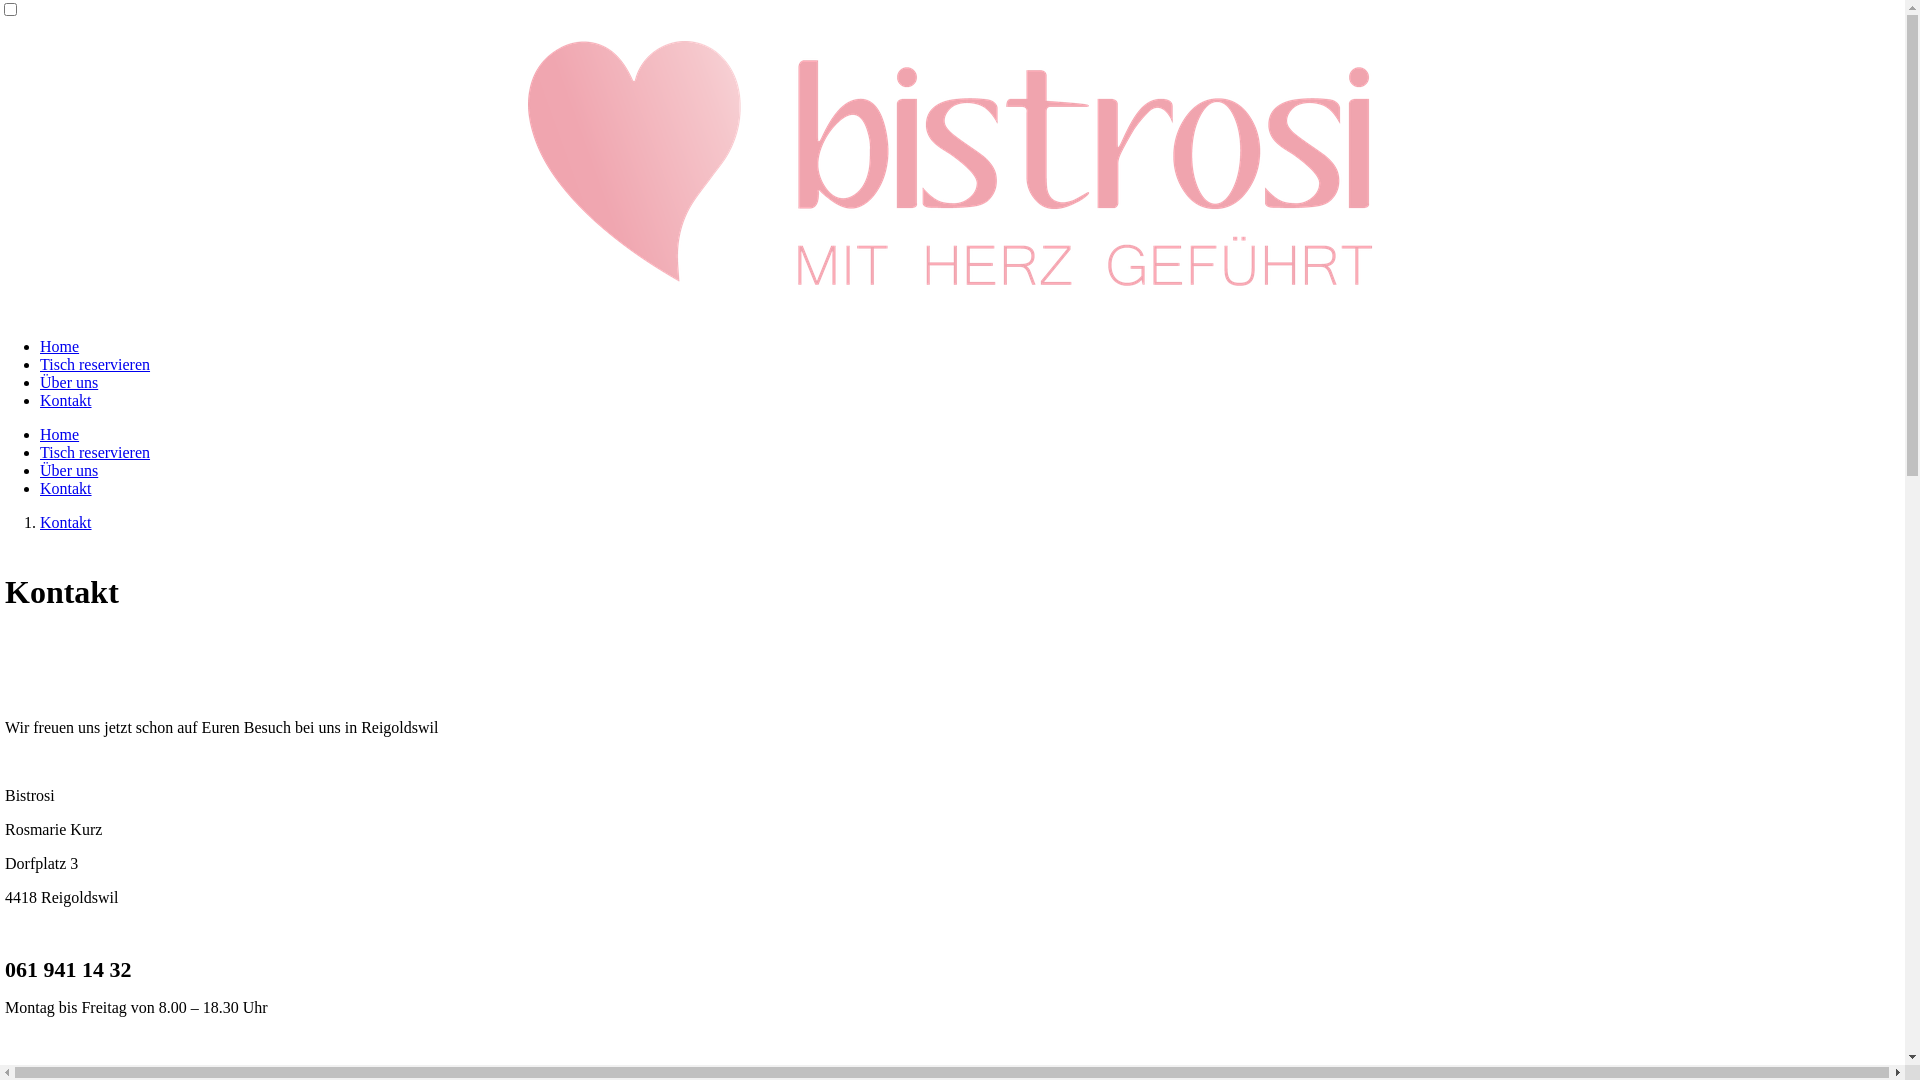 The height and width of the screenshot is (1080, 1920). What do you see at coordinates (39, 488) in the screenshot?
I see `'Kontakt'` at bounding box center [39, 488].